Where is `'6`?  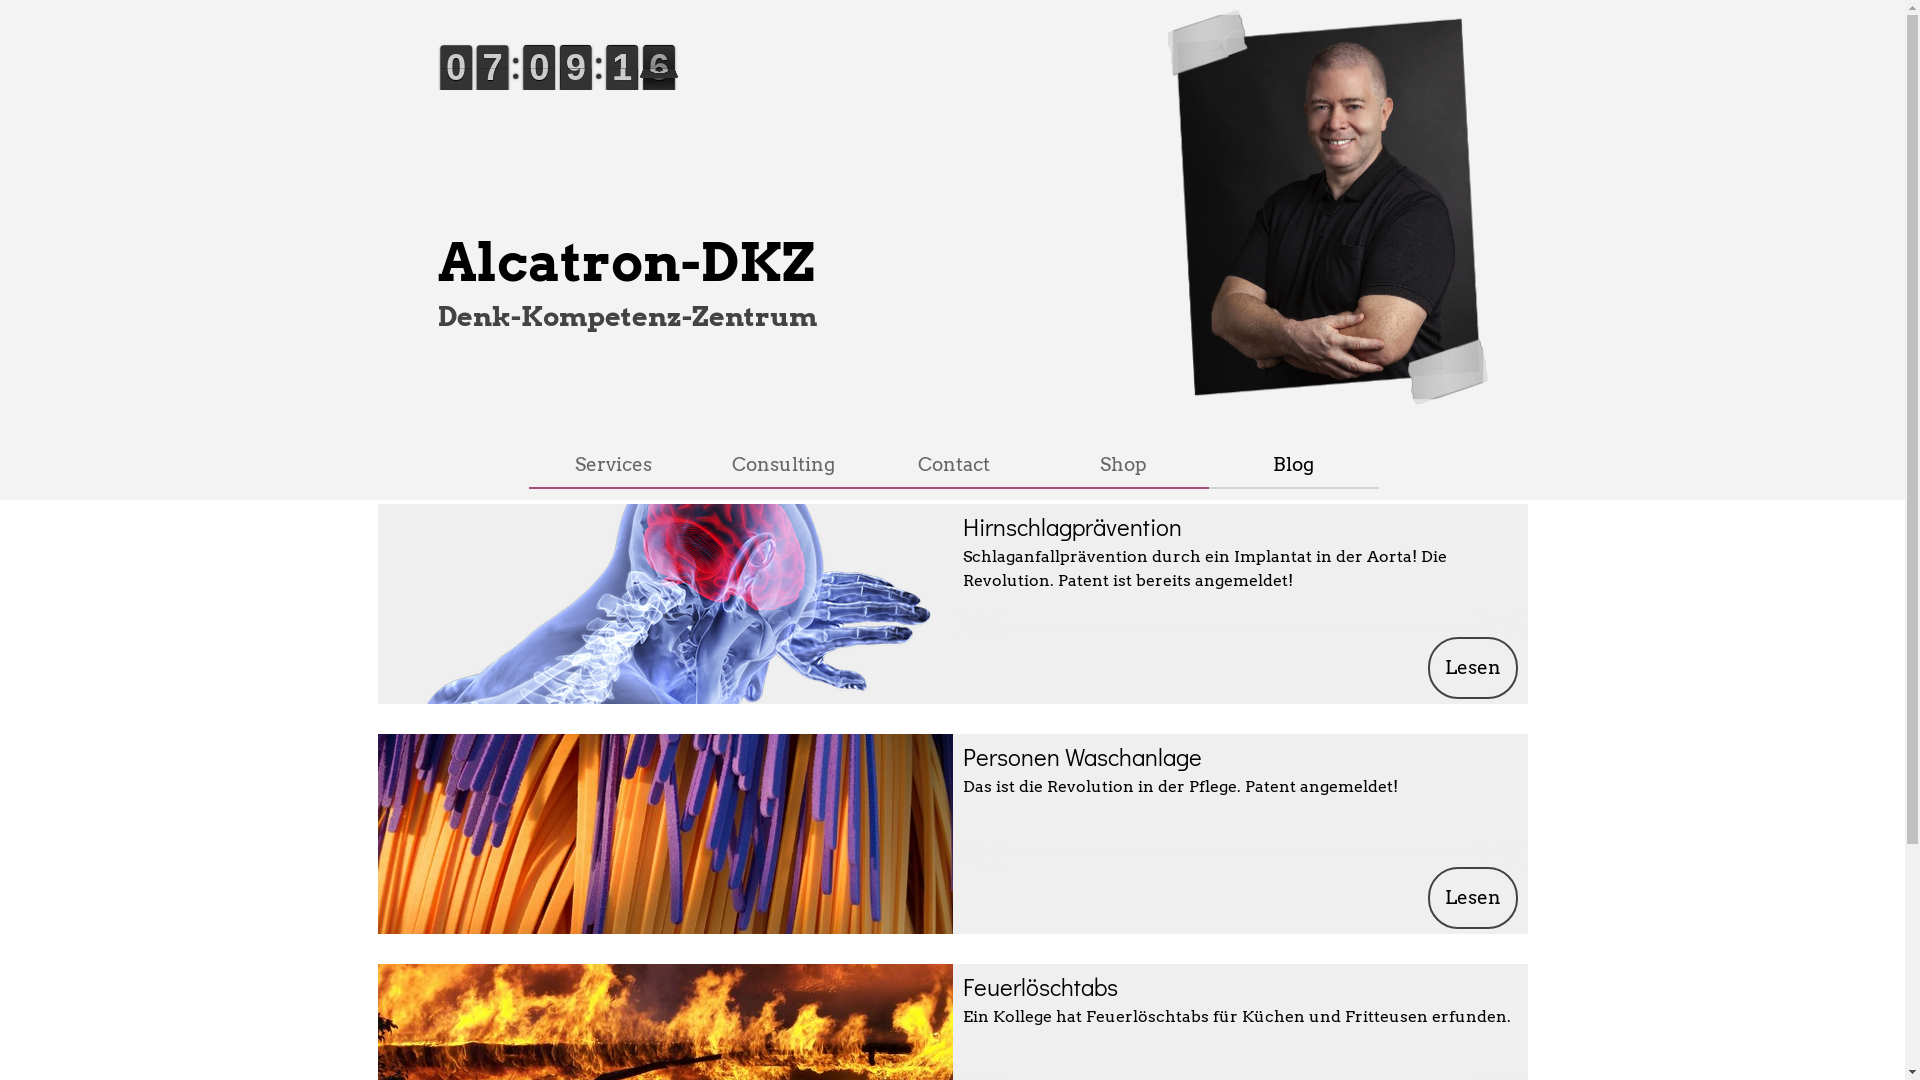 '6 is located at coordinates (505, 91).